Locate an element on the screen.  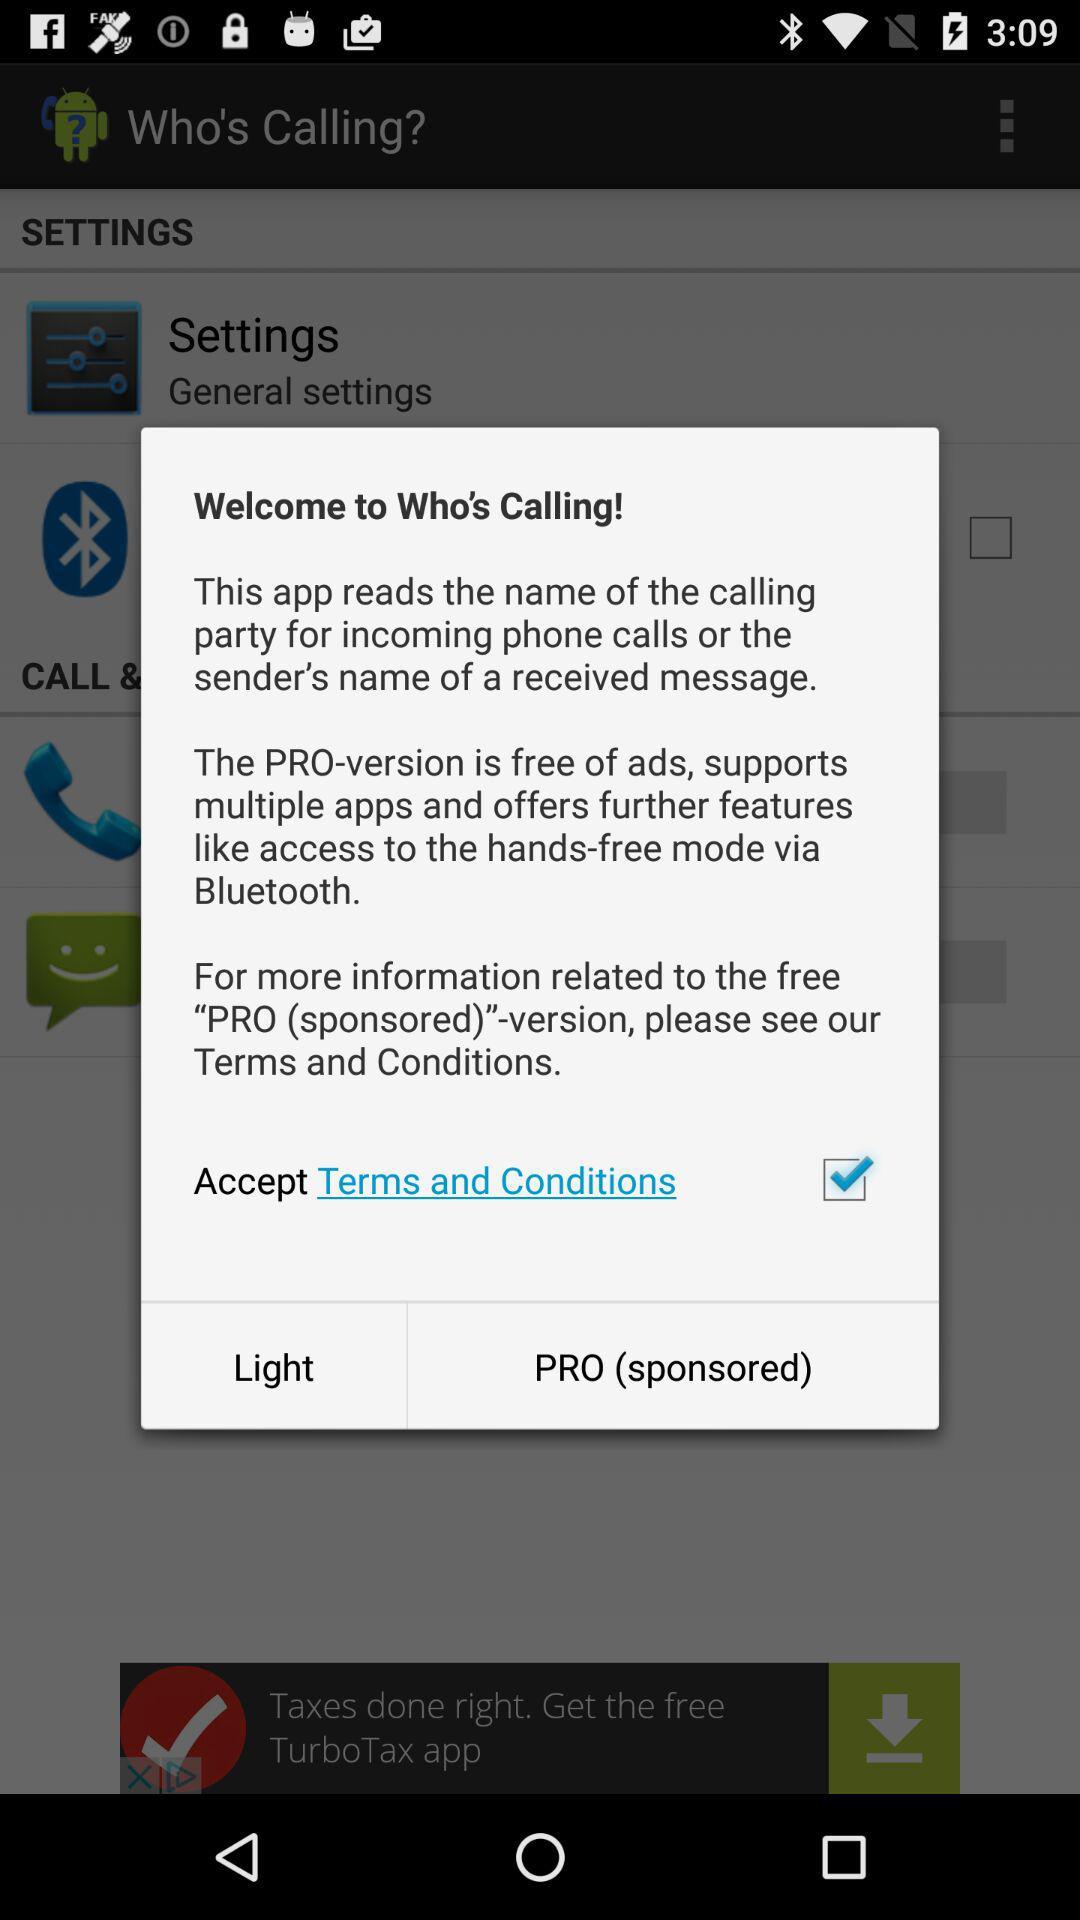
button to the left of pro (sponsored) icon is located at coordinates (273, 1365).